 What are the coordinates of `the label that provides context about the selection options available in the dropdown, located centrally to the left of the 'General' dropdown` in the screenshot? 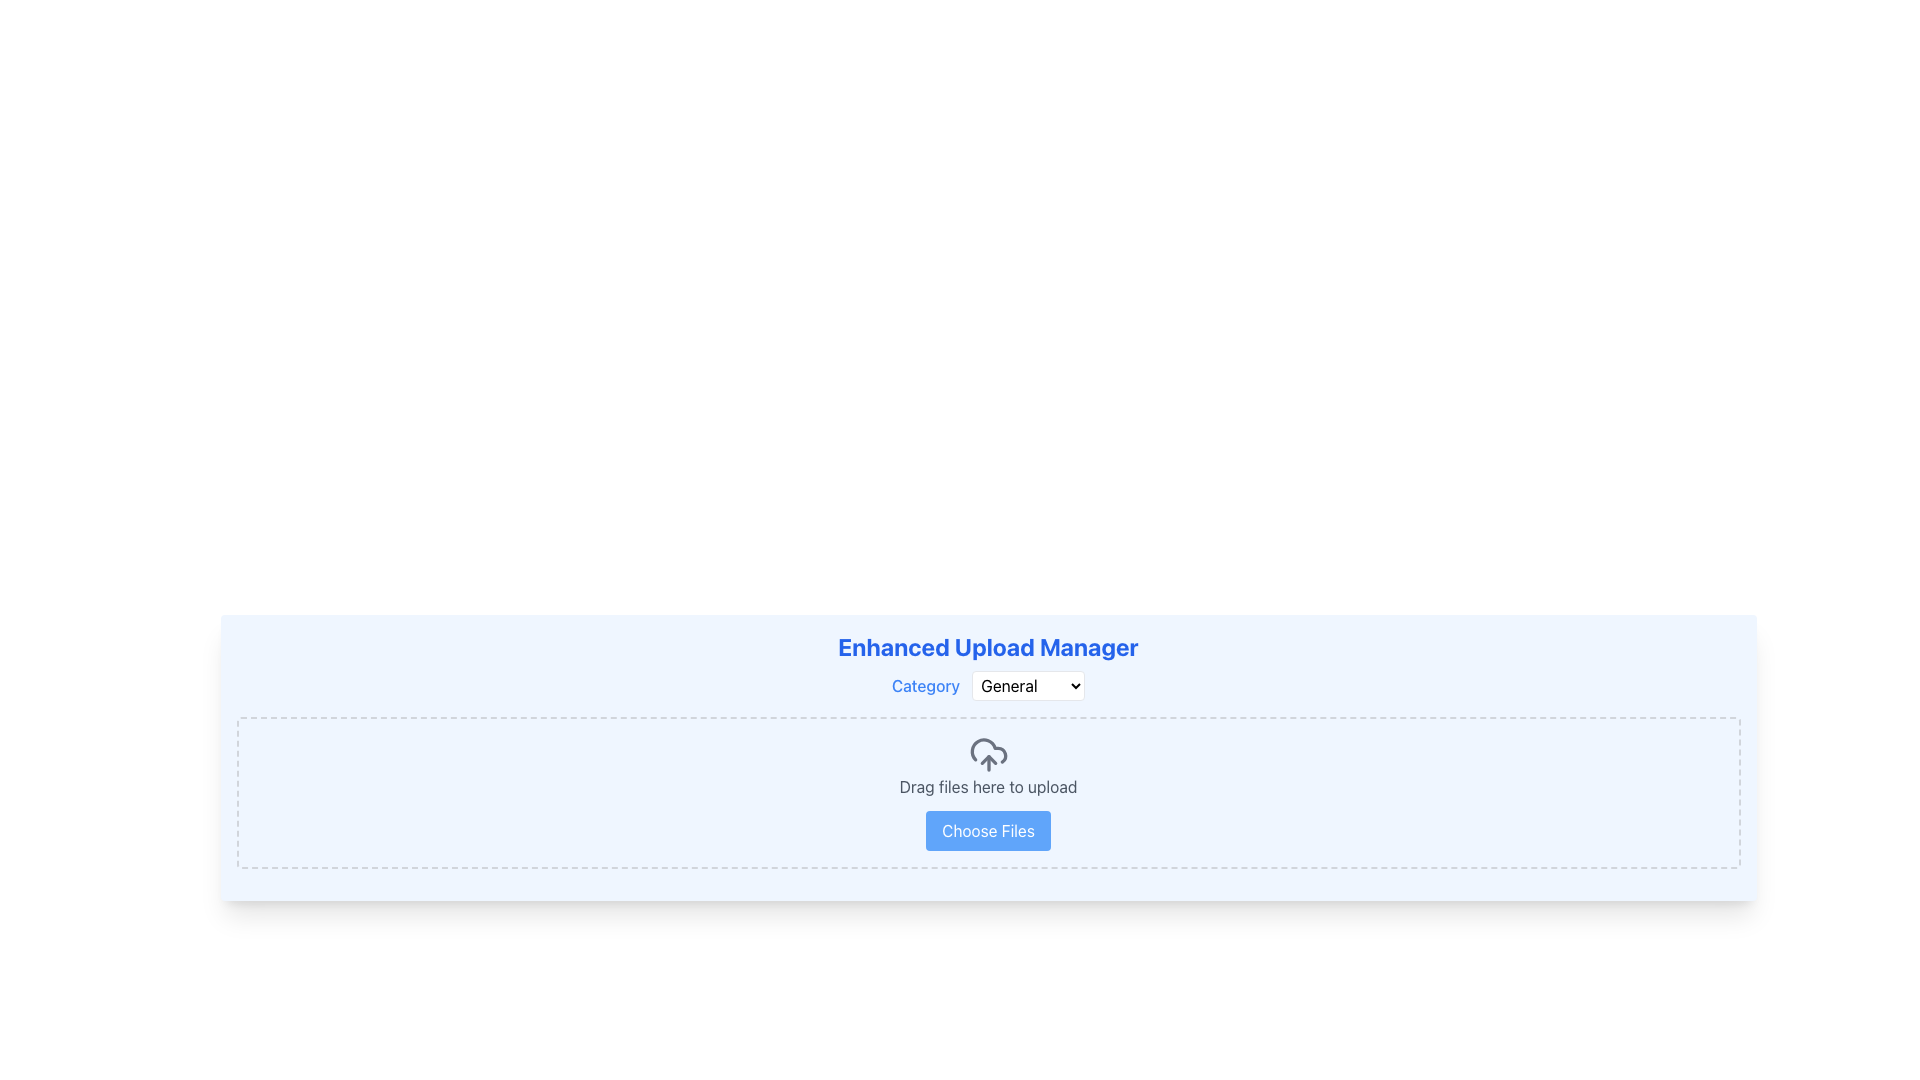 It's located at (925, 685).